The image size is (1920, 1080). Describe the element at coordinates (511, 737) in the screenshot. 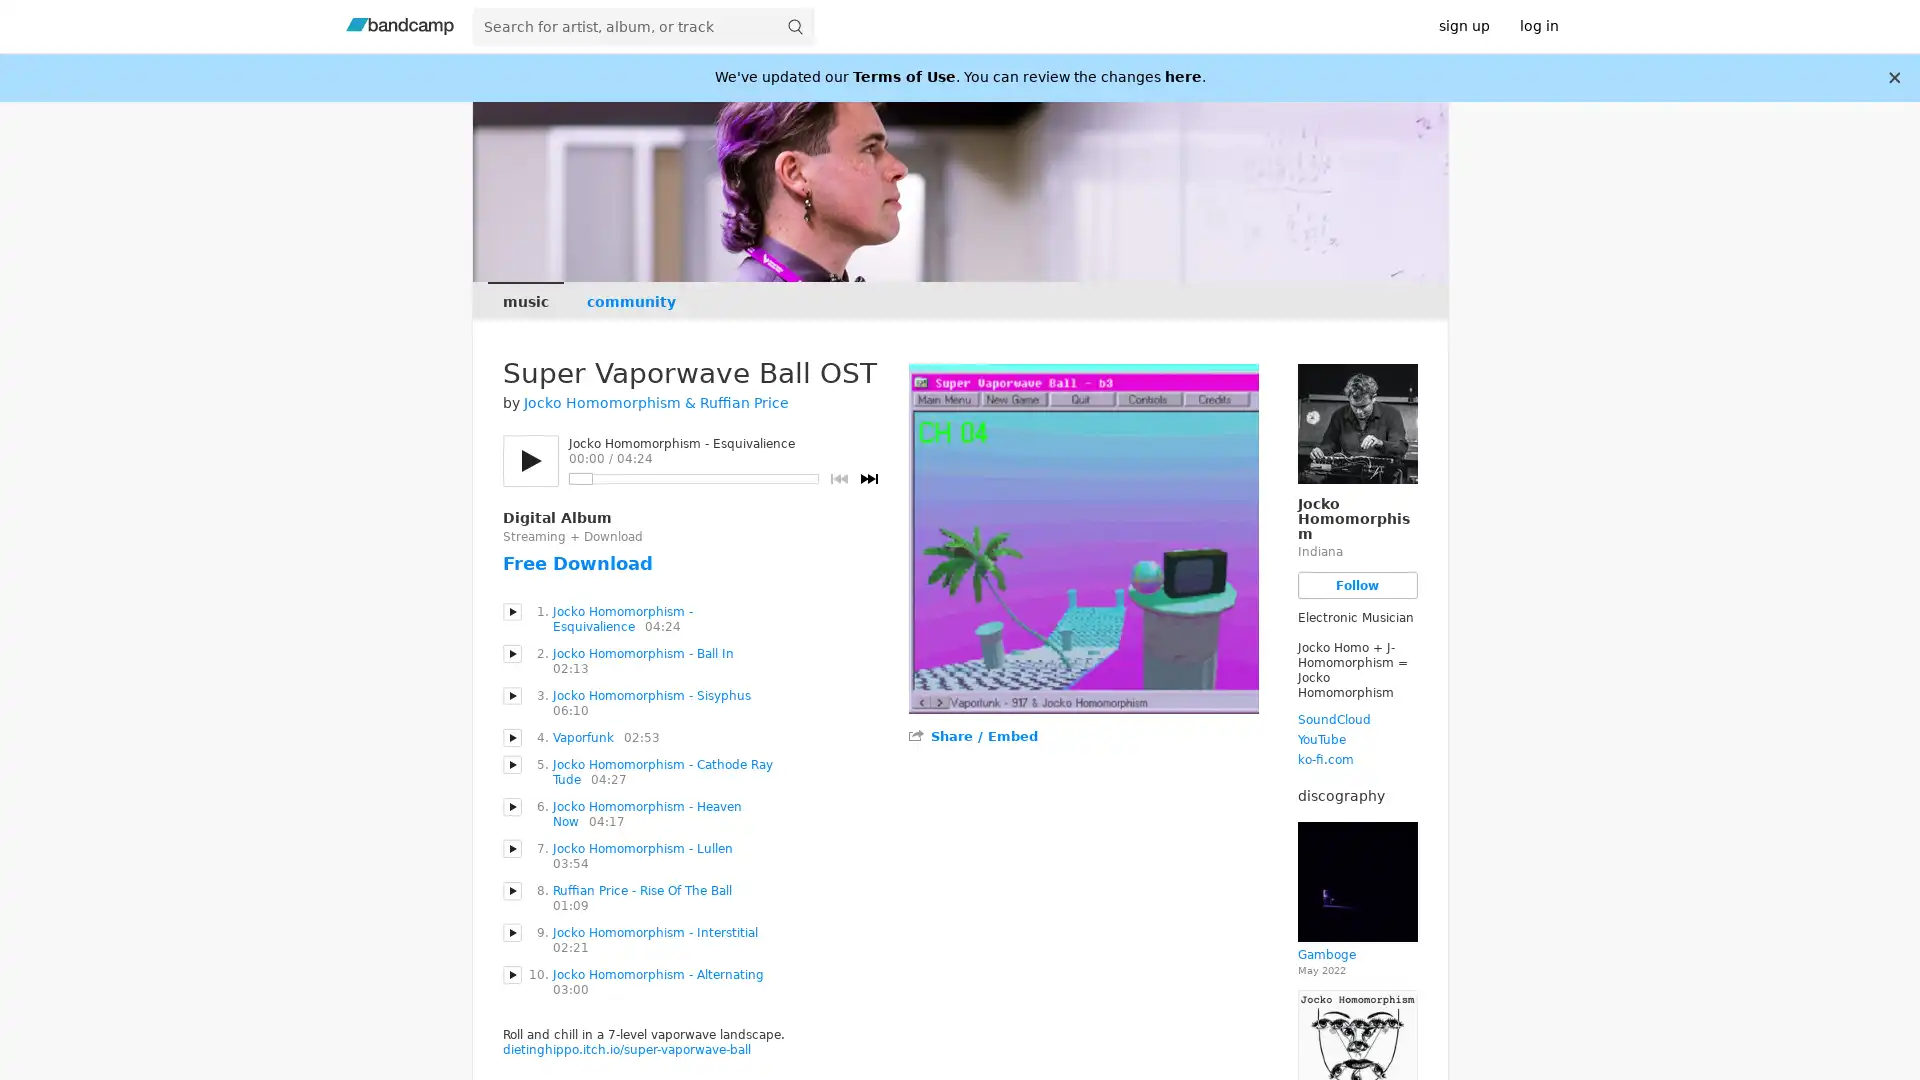

I see `Play Vaporfunk` at that location.